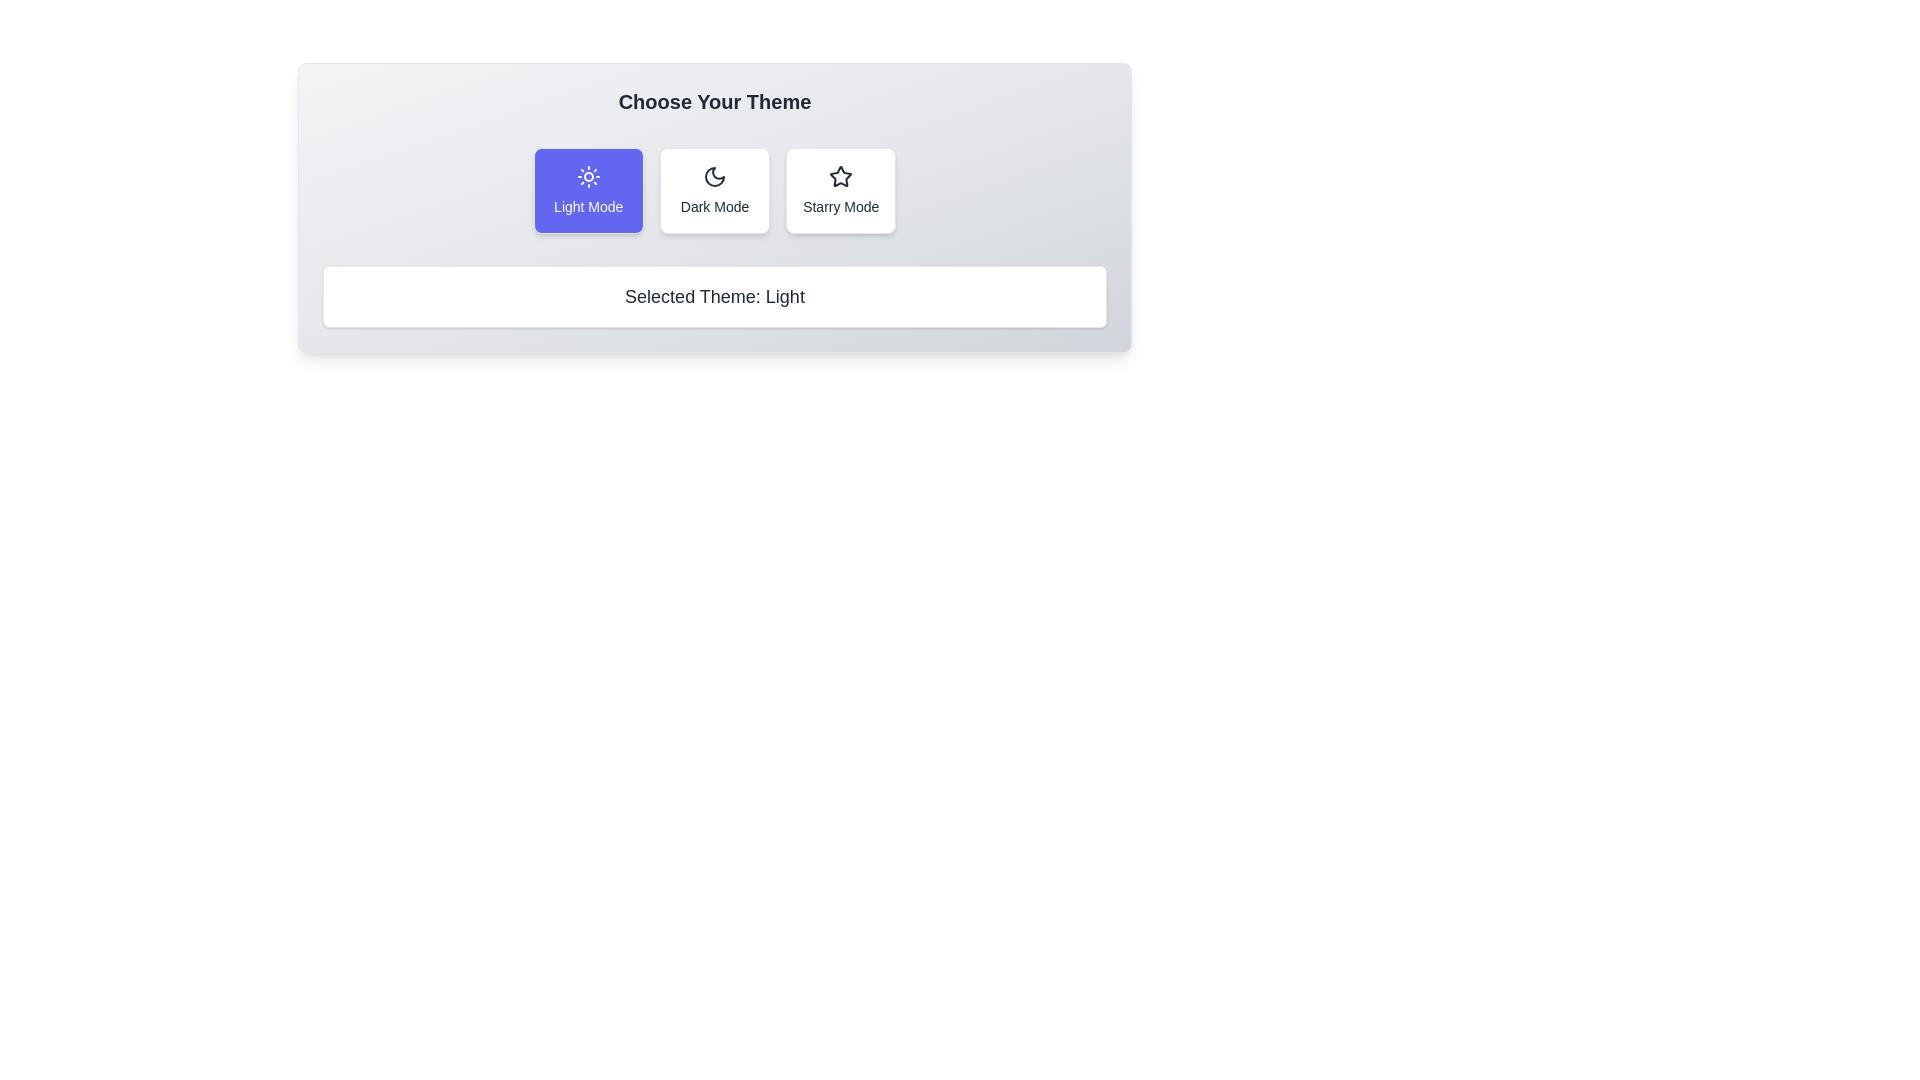 Image resolution: width=1920 pixels, height=1080 pixels. I want to click on the button labeled Starry Mode to observe its hover effect, so click(841, 191).